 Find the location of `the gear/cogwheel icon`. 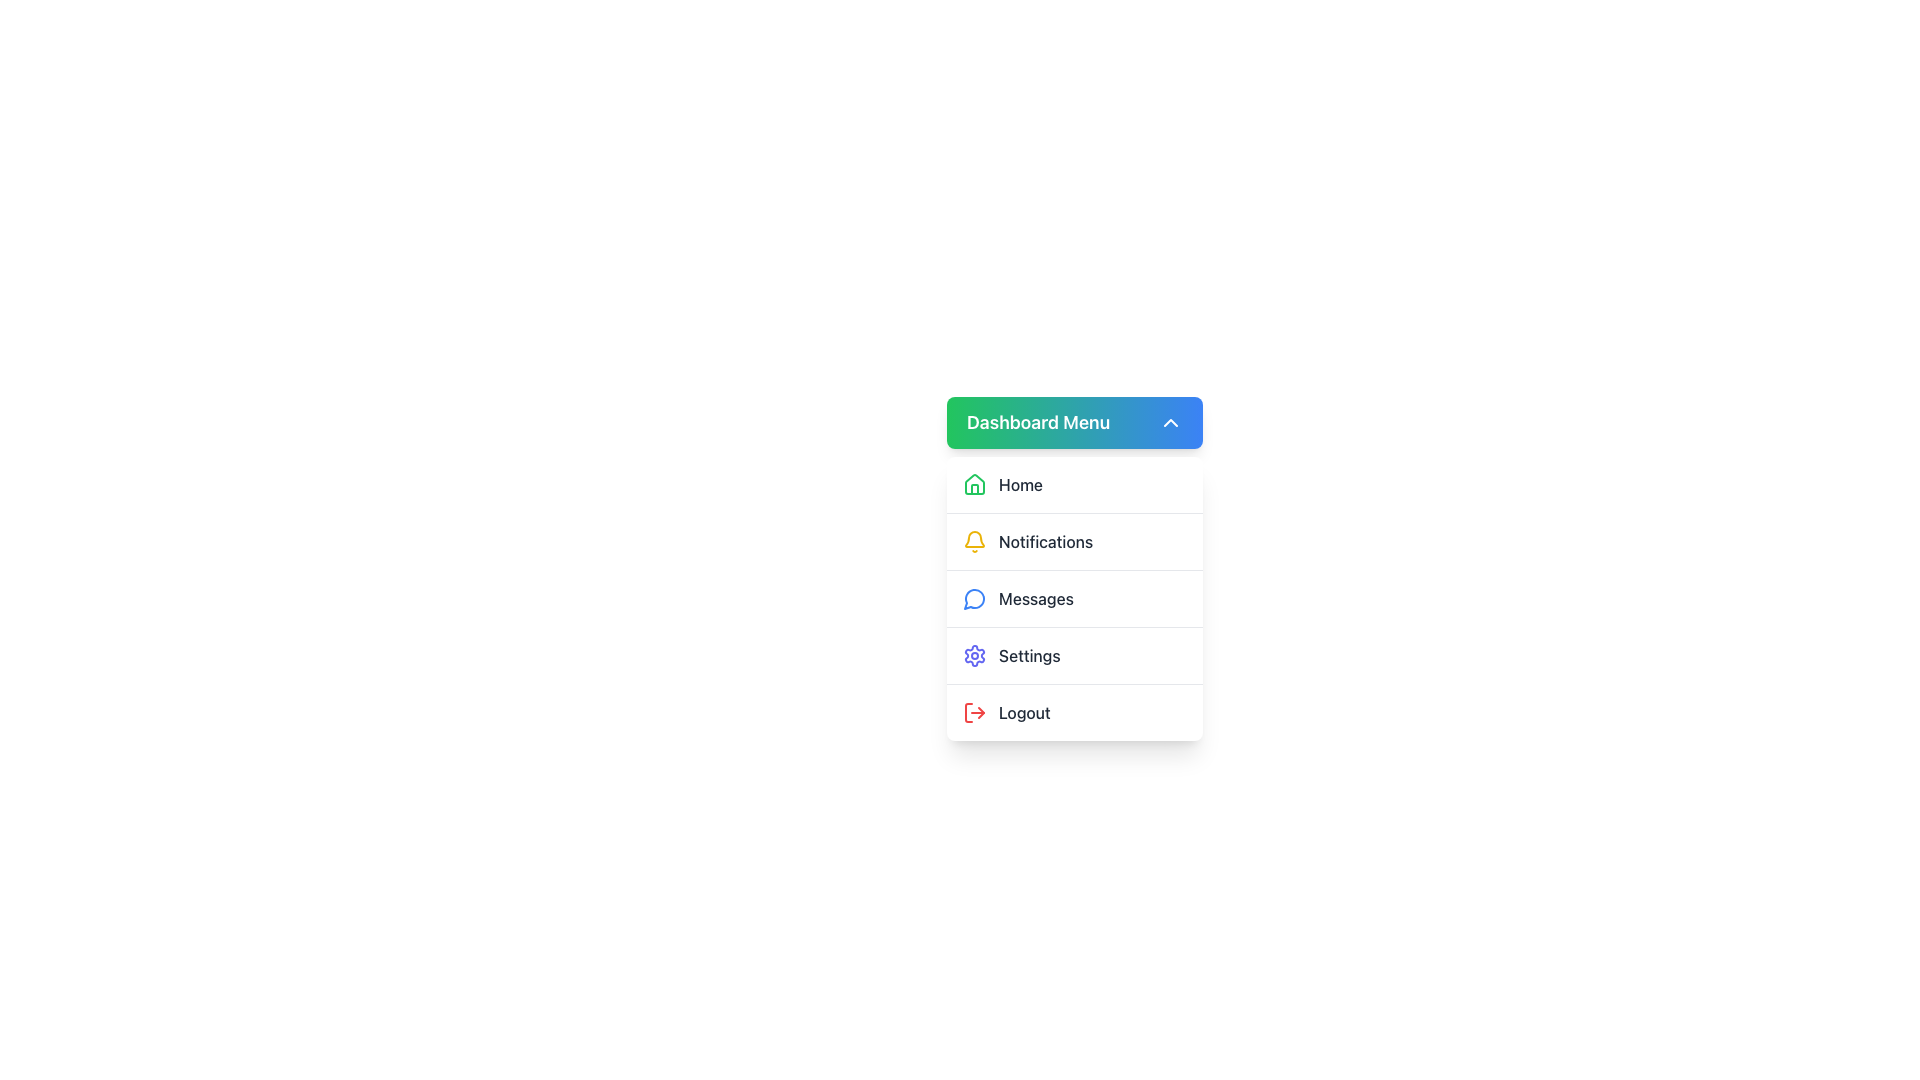

the gear/cogwheel icon is located at coordinates (974, 655).